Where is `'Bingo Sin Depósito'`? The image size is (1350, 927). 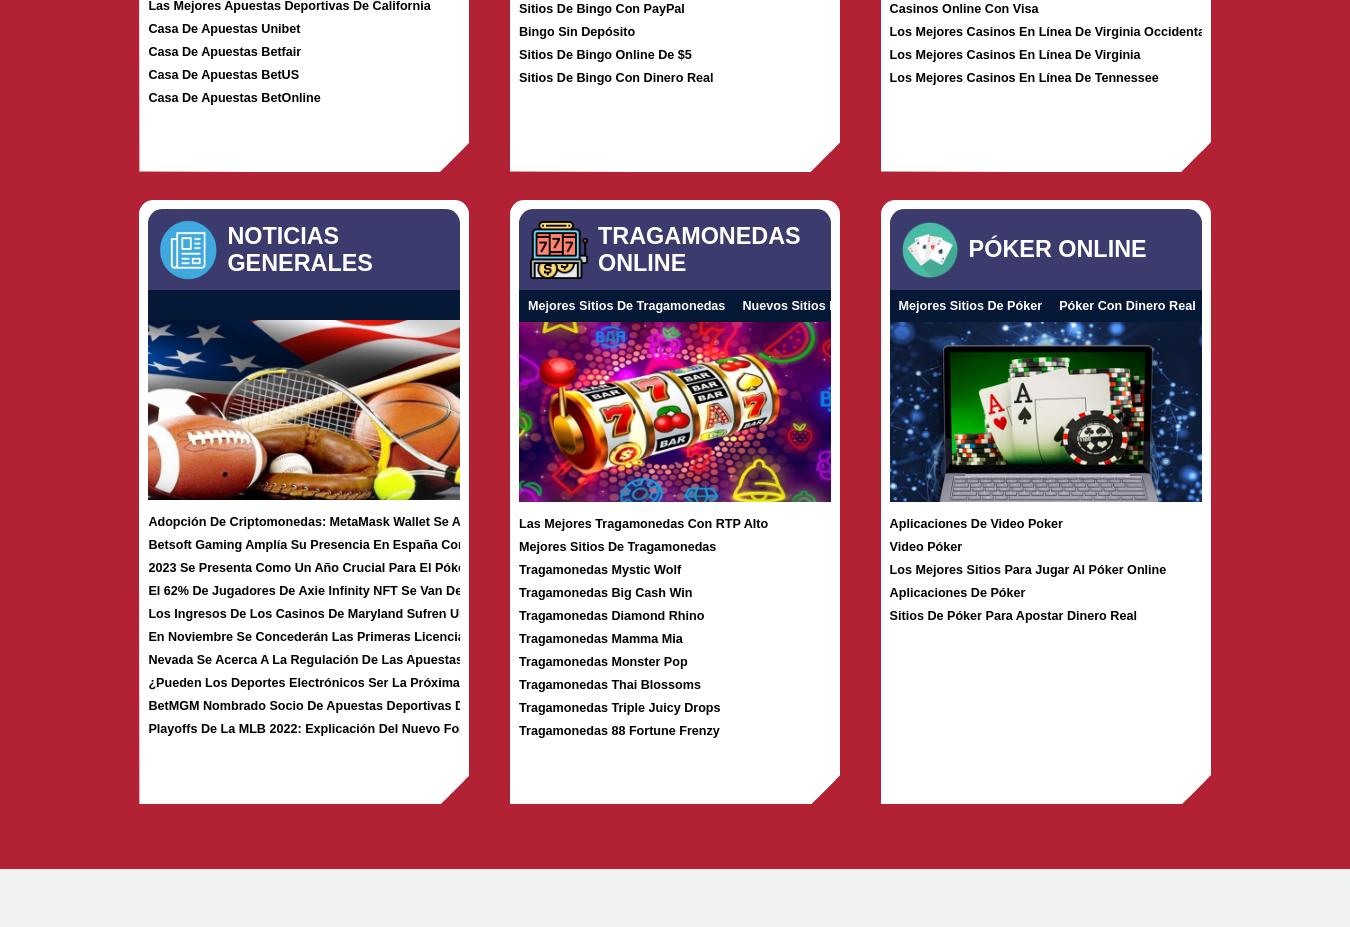 'Bingo Sin Depósito' is located at coordinates (576, 29).